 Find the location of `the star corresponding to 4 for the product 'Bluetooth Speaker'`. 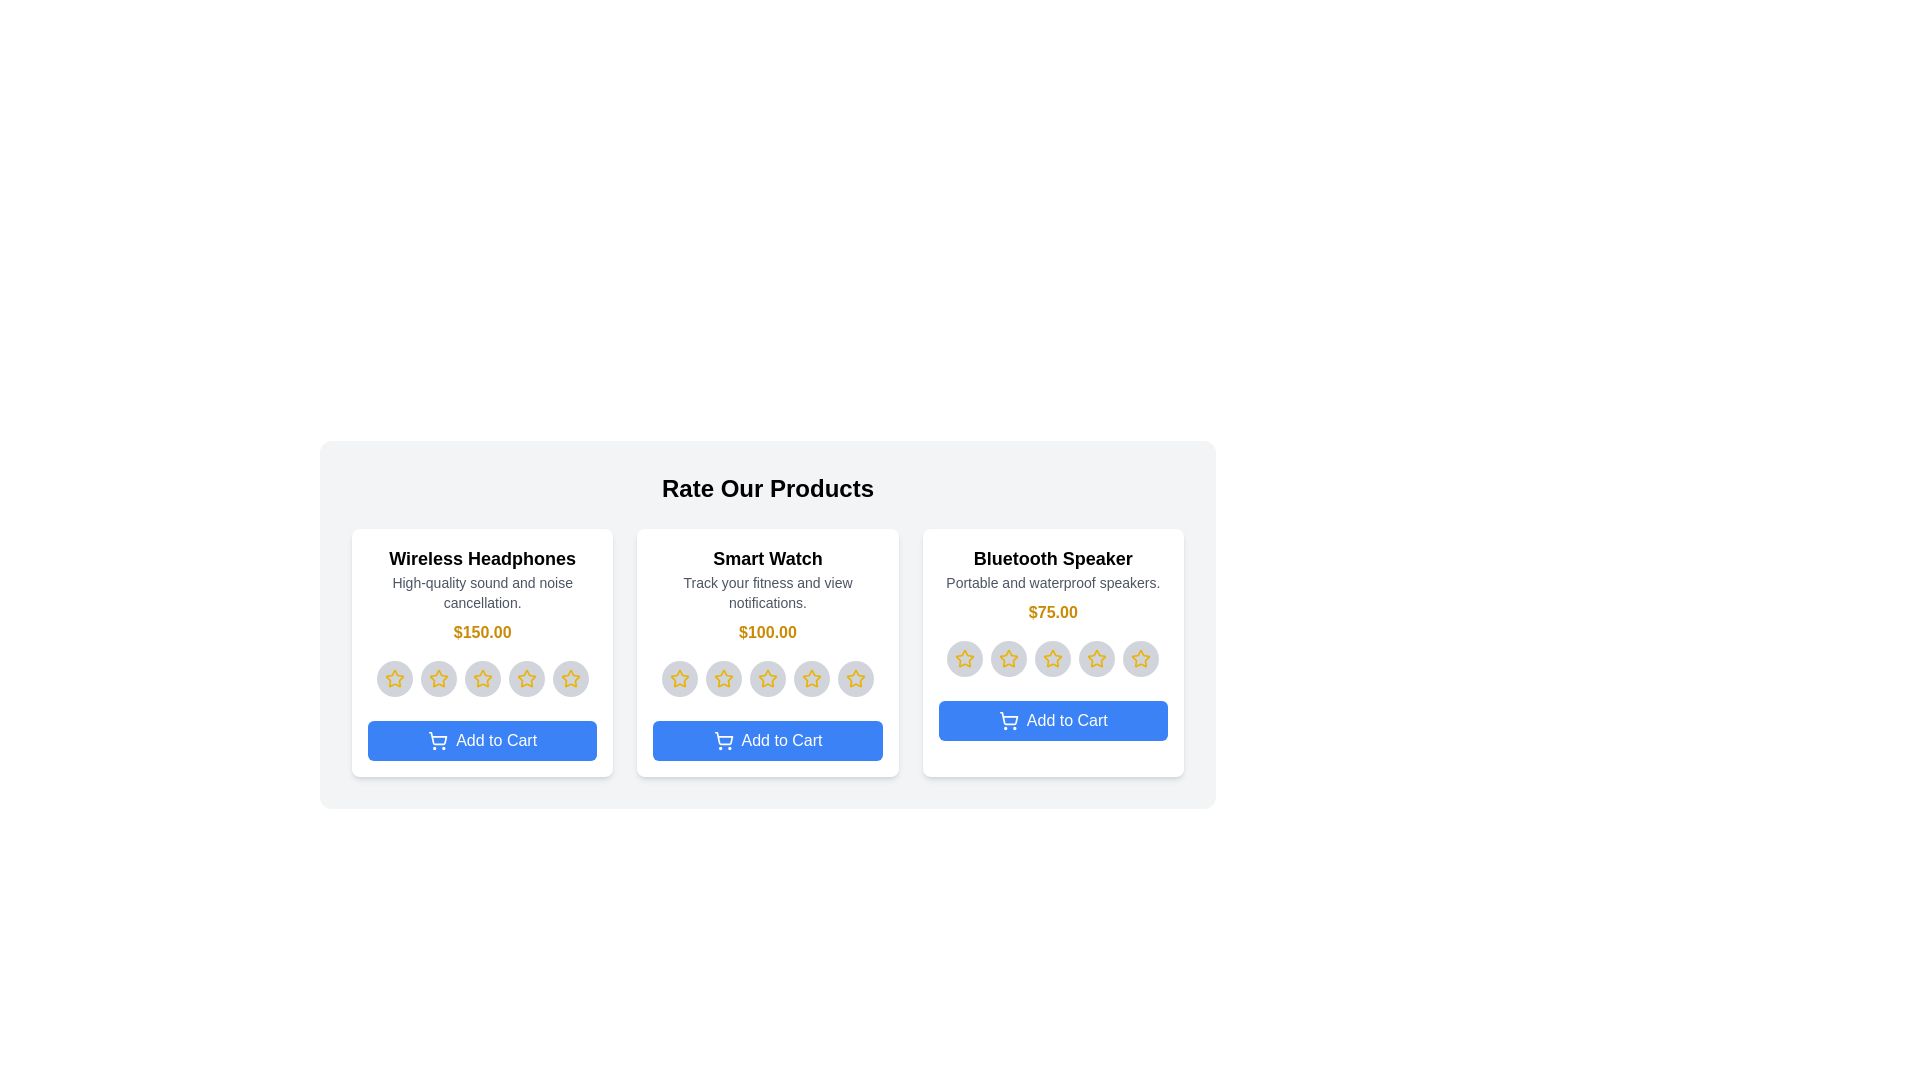

the star corresponding to 4 for the product 'Bluetooth Speaker' is located at coordinates (1096, 659).